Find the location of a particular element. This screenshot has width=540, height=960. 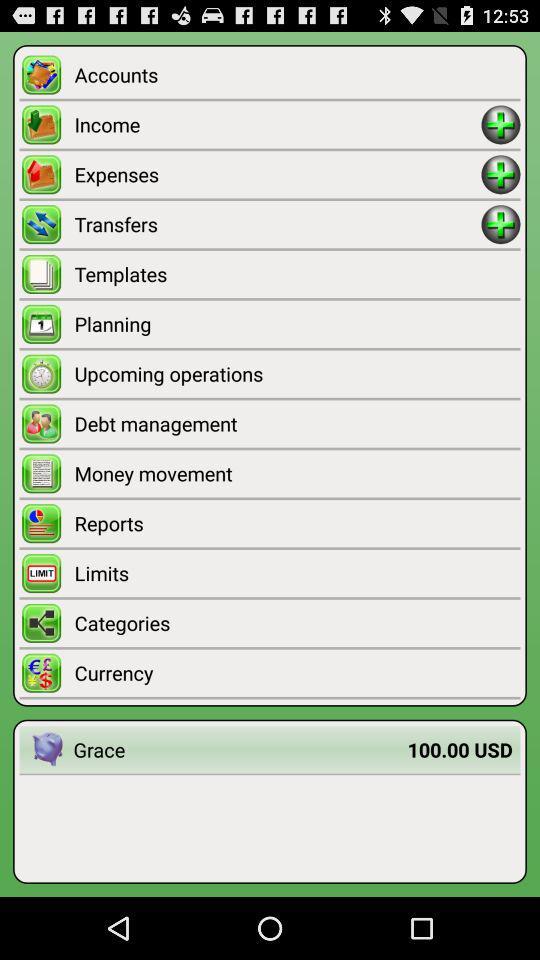

transfer is located at coordinates (500, 224).